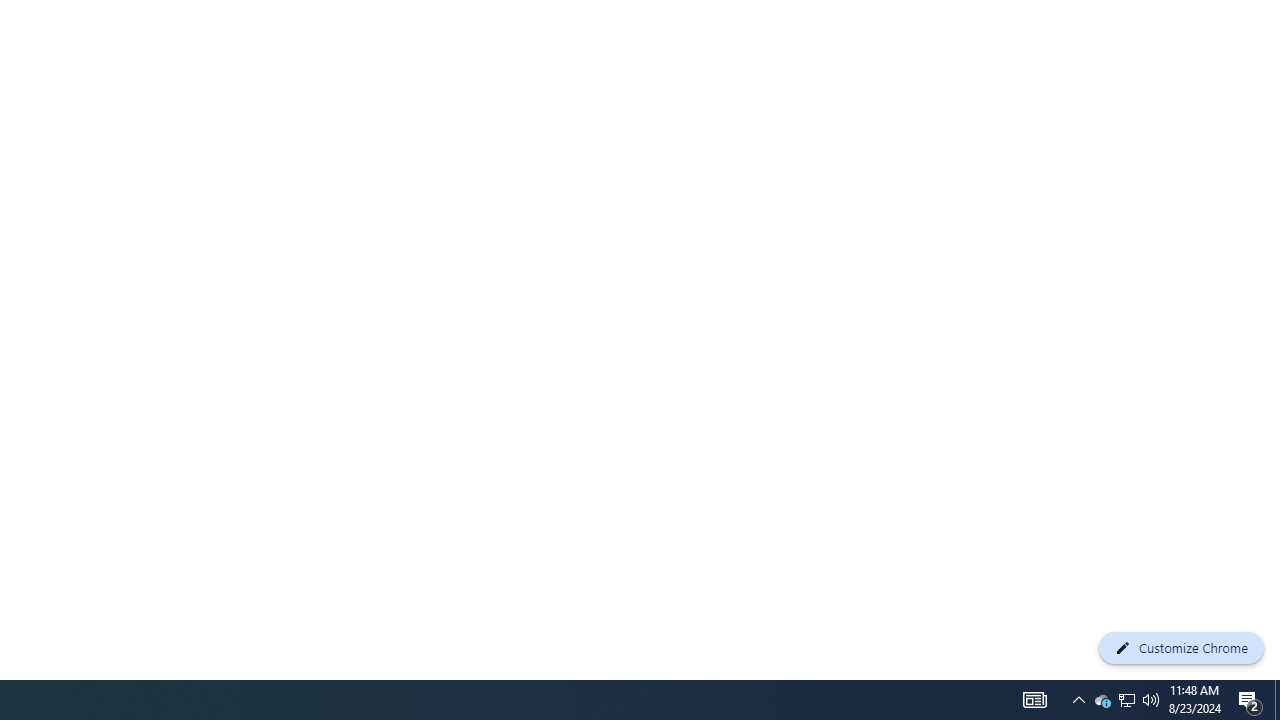 The image size is (1280, 720). What do you see at coordinates (1127, 698) in the screenshot?
I see `'User Promoted Notification Area'` at bounding box center [1127, 698].